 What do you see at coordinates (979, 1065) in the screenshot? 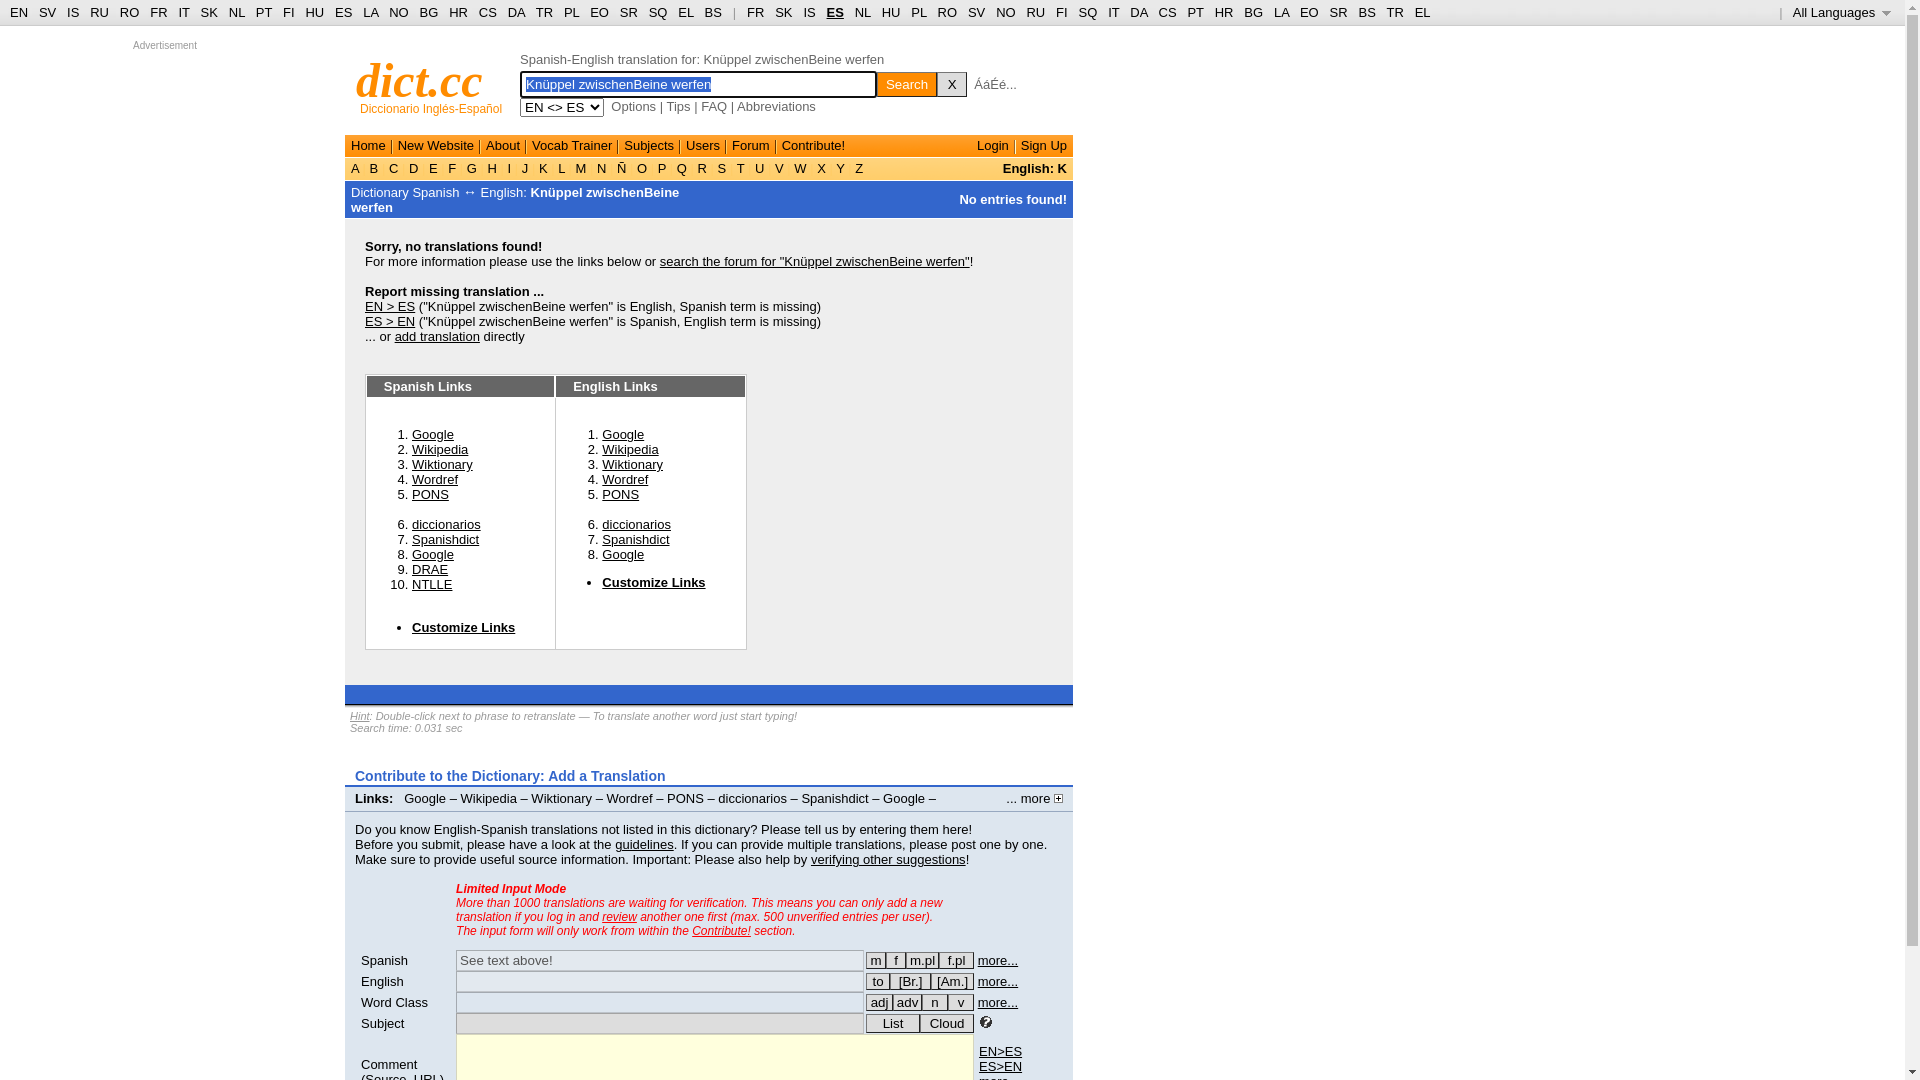
I see `'ES>EN'` at bounding box center [979, 1065].